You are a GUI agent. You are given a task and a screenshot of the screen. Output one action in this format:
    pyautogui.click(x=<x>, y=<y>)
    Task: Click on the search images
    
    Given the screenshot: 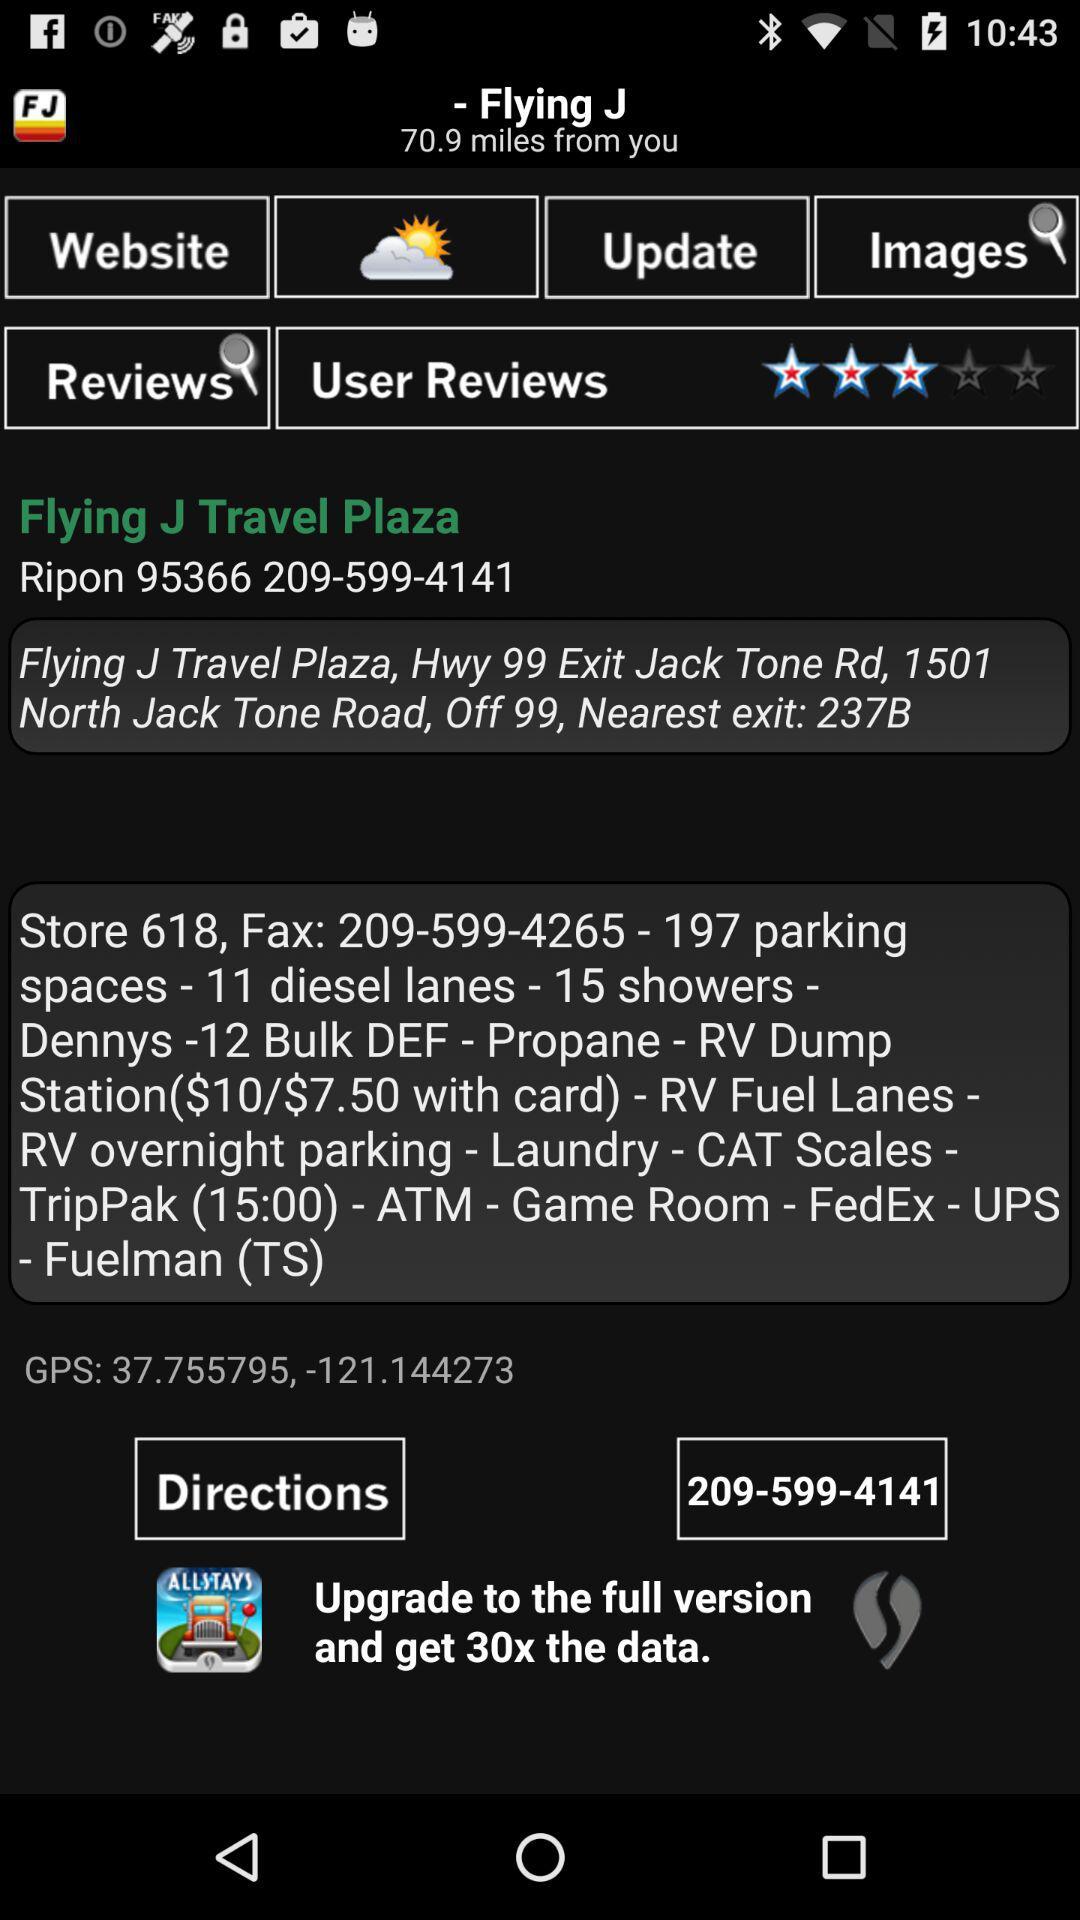 What is the action you would take?
    pyautogui.click(x=945, y=245)
    